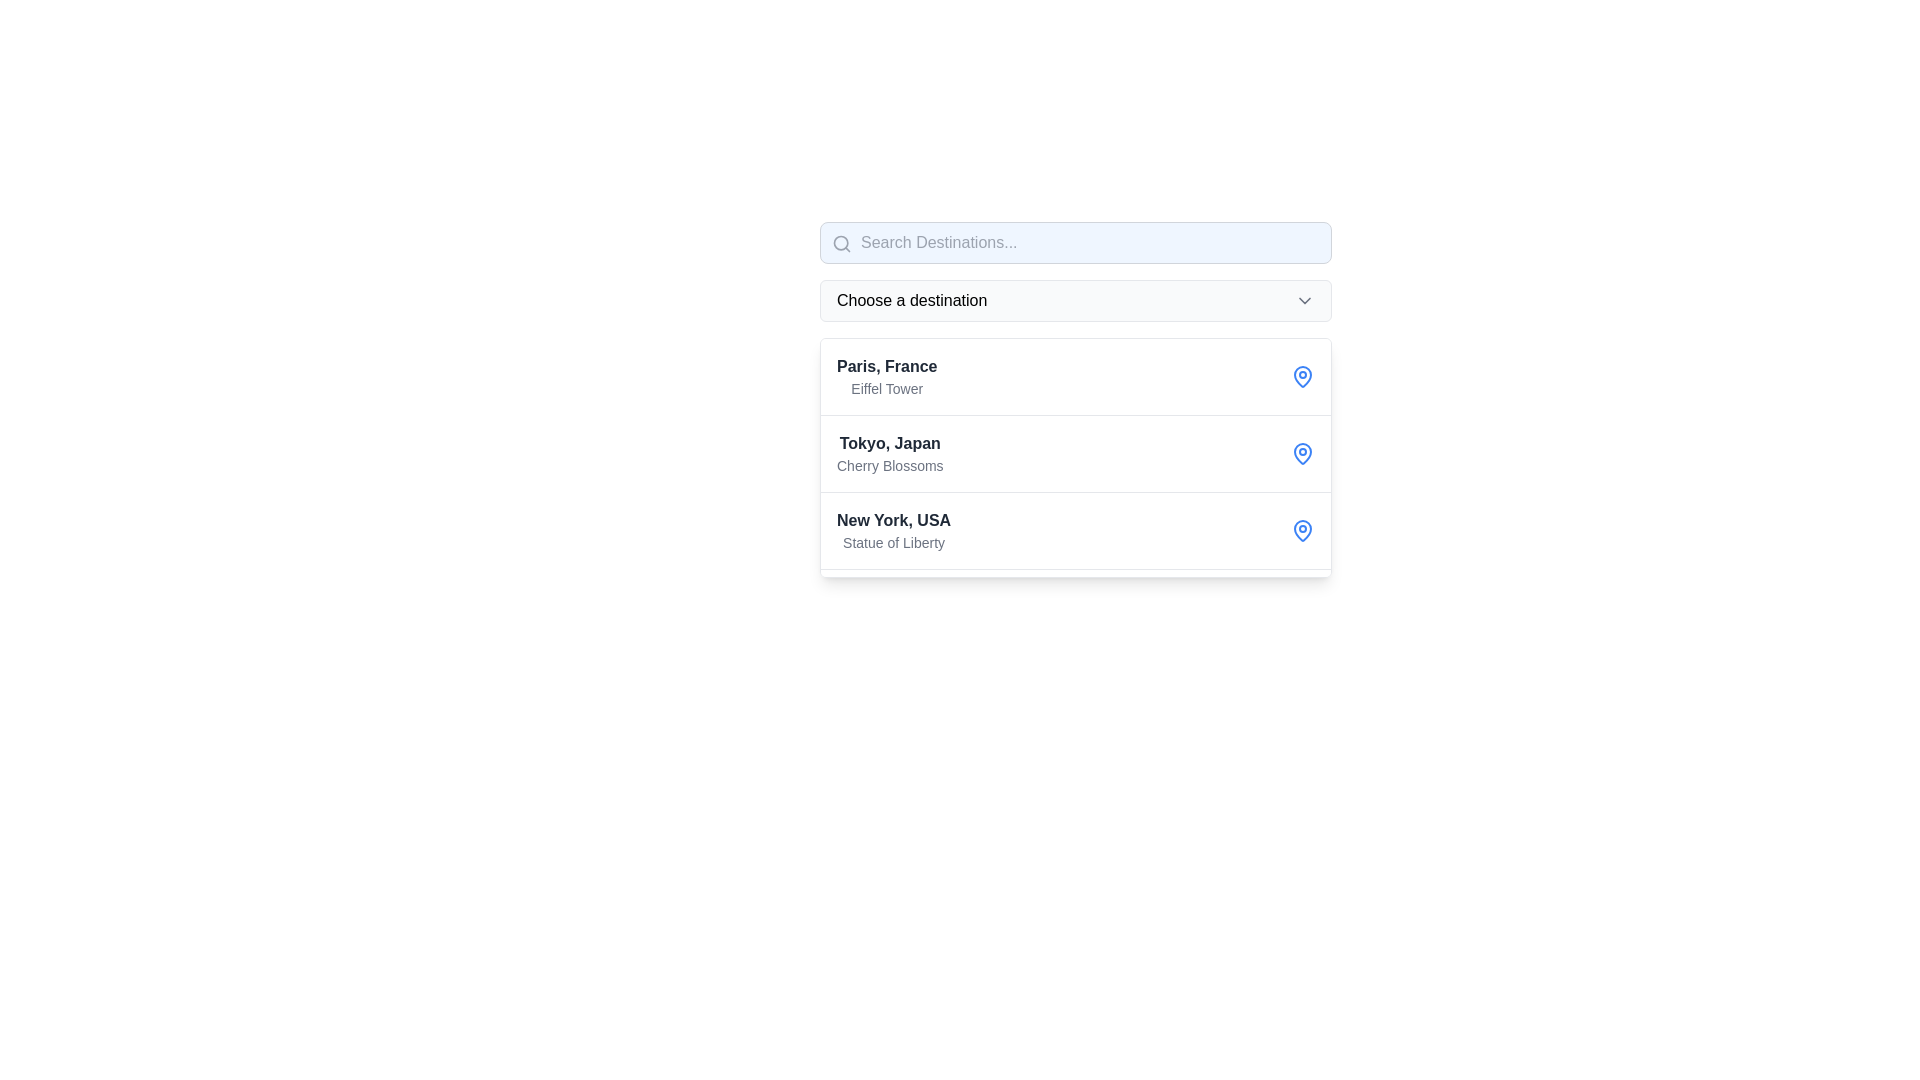 Image resolution: width=1920 pixels, height=1080 pixels. Describe the element at coordinates (1302, 454) in the screenshot. I see `the blue outline map pin icon located at the rightmost part of the 'Tokyo, Japan' list item, just after the text 'Cherry Blossoms' to visually associate it with the list item` at that location.